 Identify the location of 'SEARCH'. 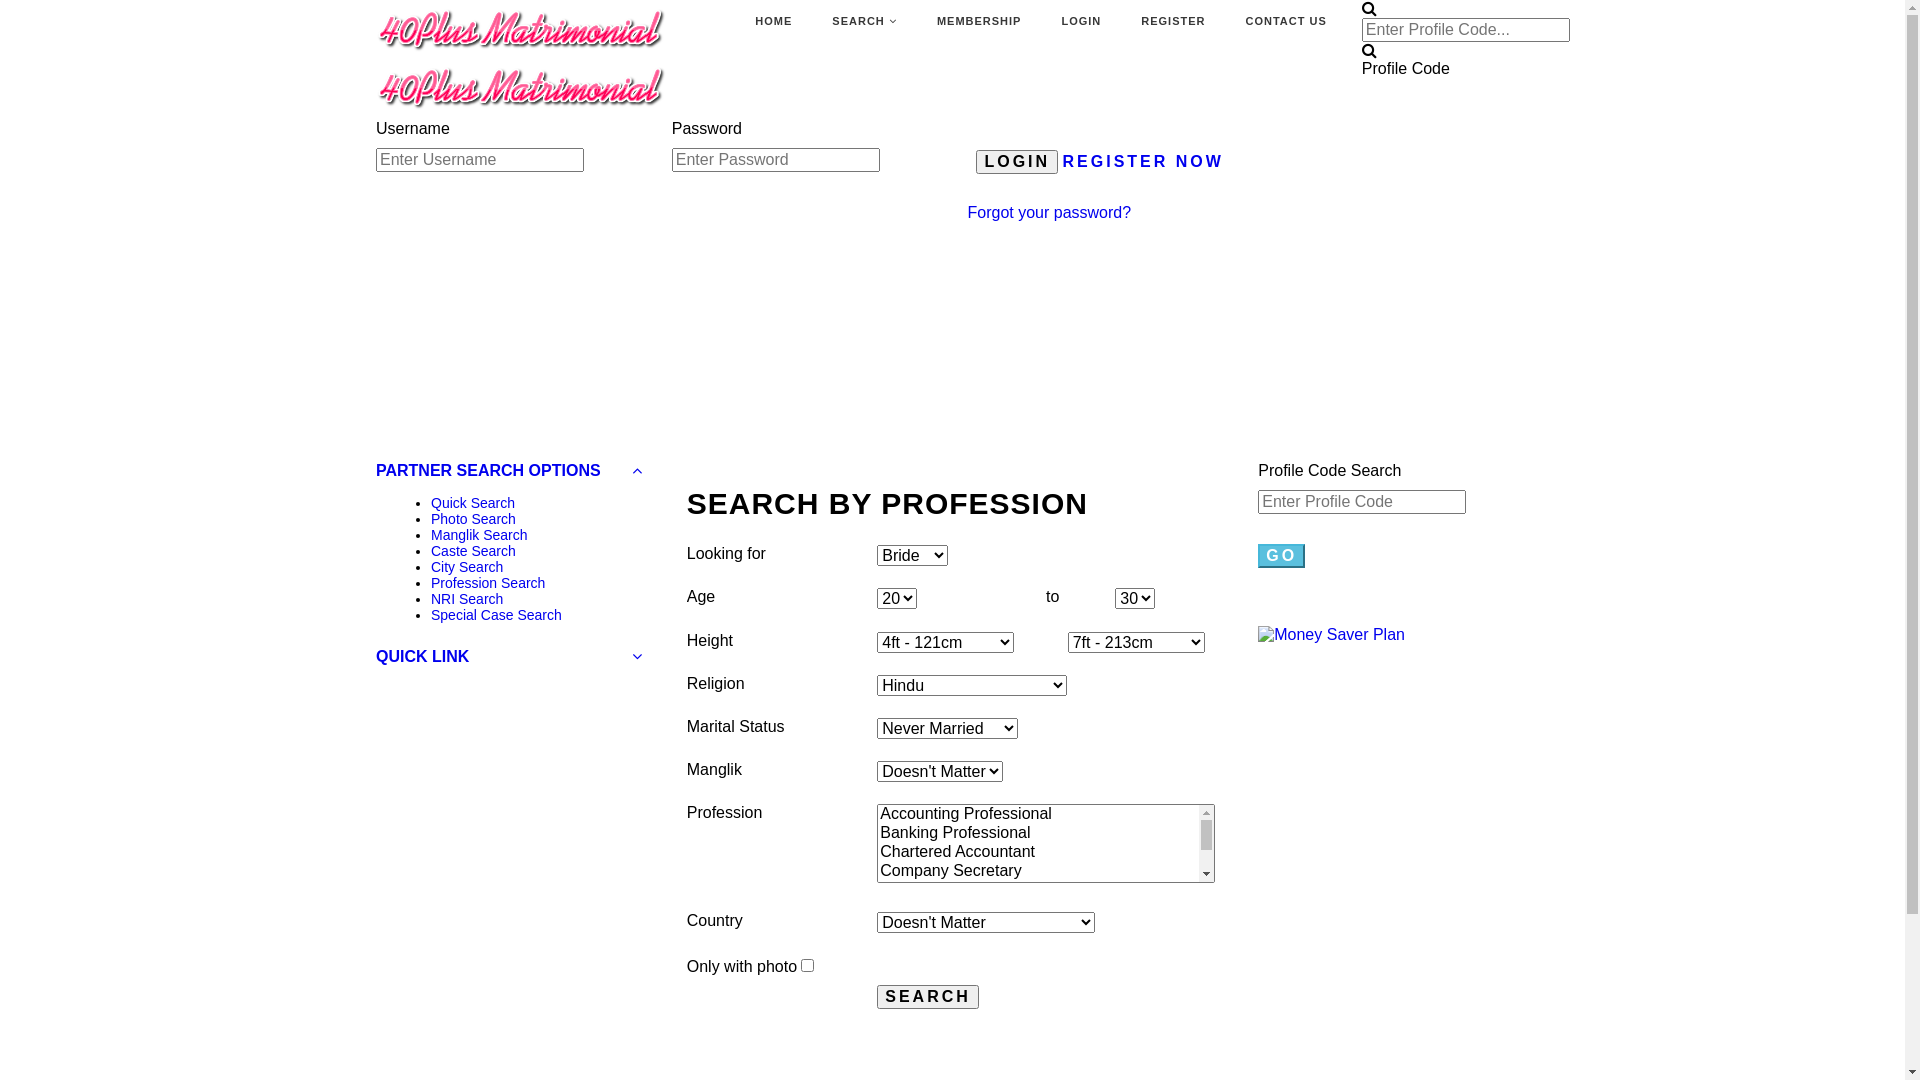
(864, 22).